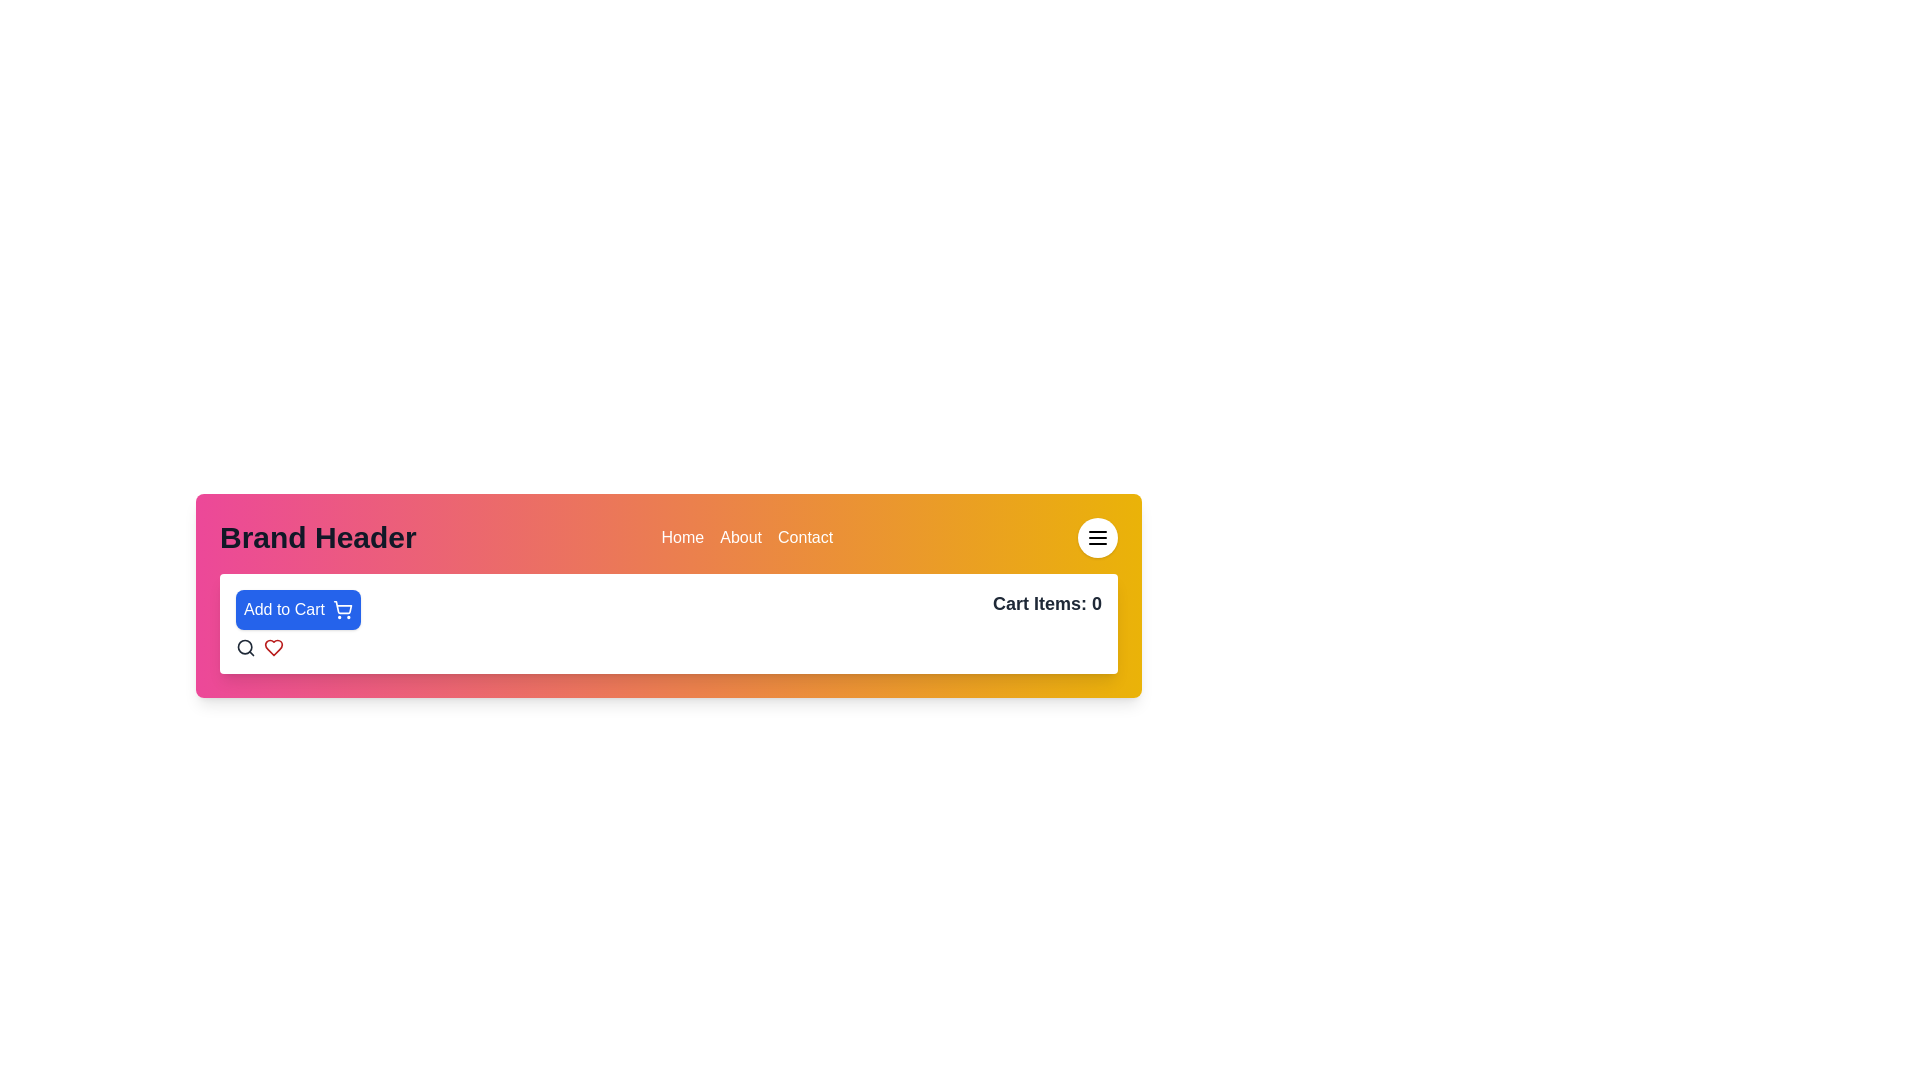  Describe the element at coordinates (668, 536) in the screenshot. I see `one of the navigation links in the horizontal navigation bar located at the upper section of the interface, which includes links such as 'Home', 'About', and 'Contact'` at that location.